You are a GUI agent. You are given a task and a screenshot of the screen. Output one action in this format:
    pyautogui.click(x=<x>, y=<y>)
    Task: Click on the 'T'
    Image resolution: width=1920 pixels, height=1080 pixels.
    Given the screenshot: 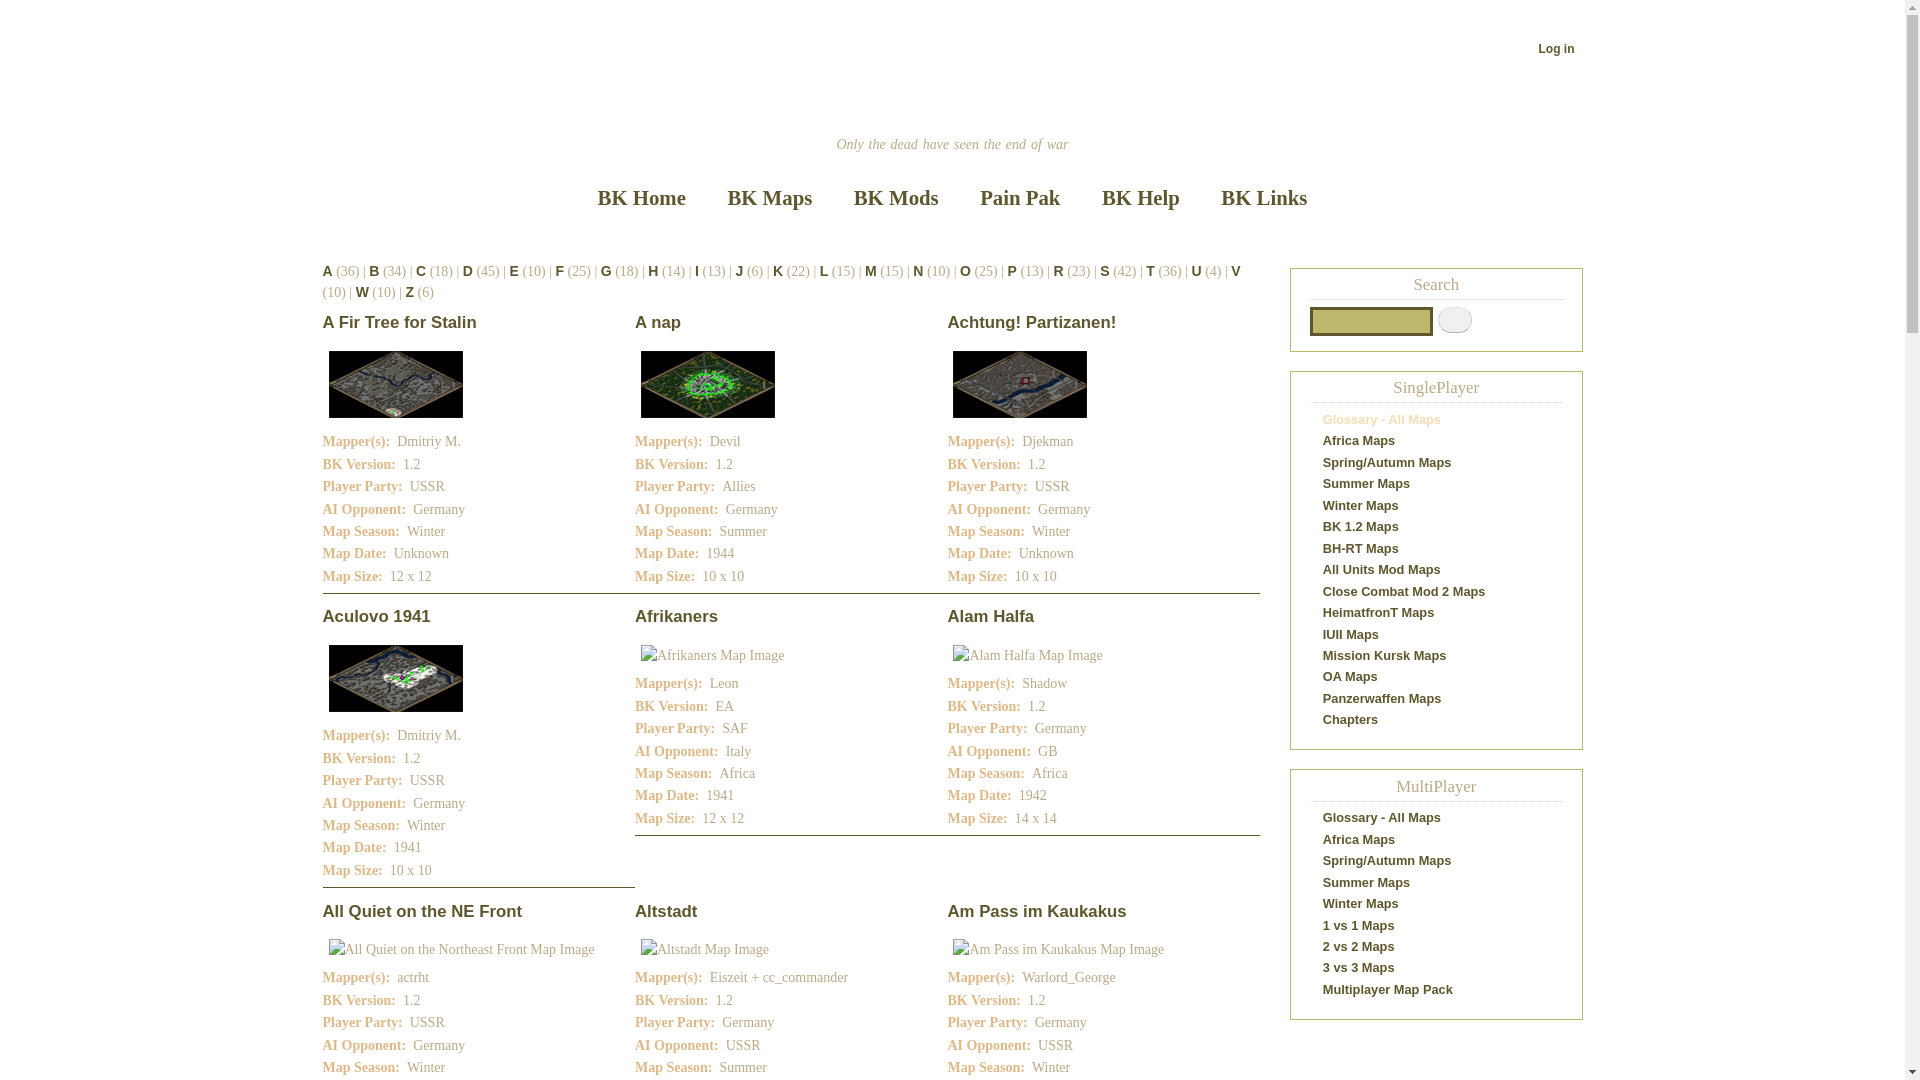 What is the action you would take?
    pyautogui.click(x=1150, y=270)
    